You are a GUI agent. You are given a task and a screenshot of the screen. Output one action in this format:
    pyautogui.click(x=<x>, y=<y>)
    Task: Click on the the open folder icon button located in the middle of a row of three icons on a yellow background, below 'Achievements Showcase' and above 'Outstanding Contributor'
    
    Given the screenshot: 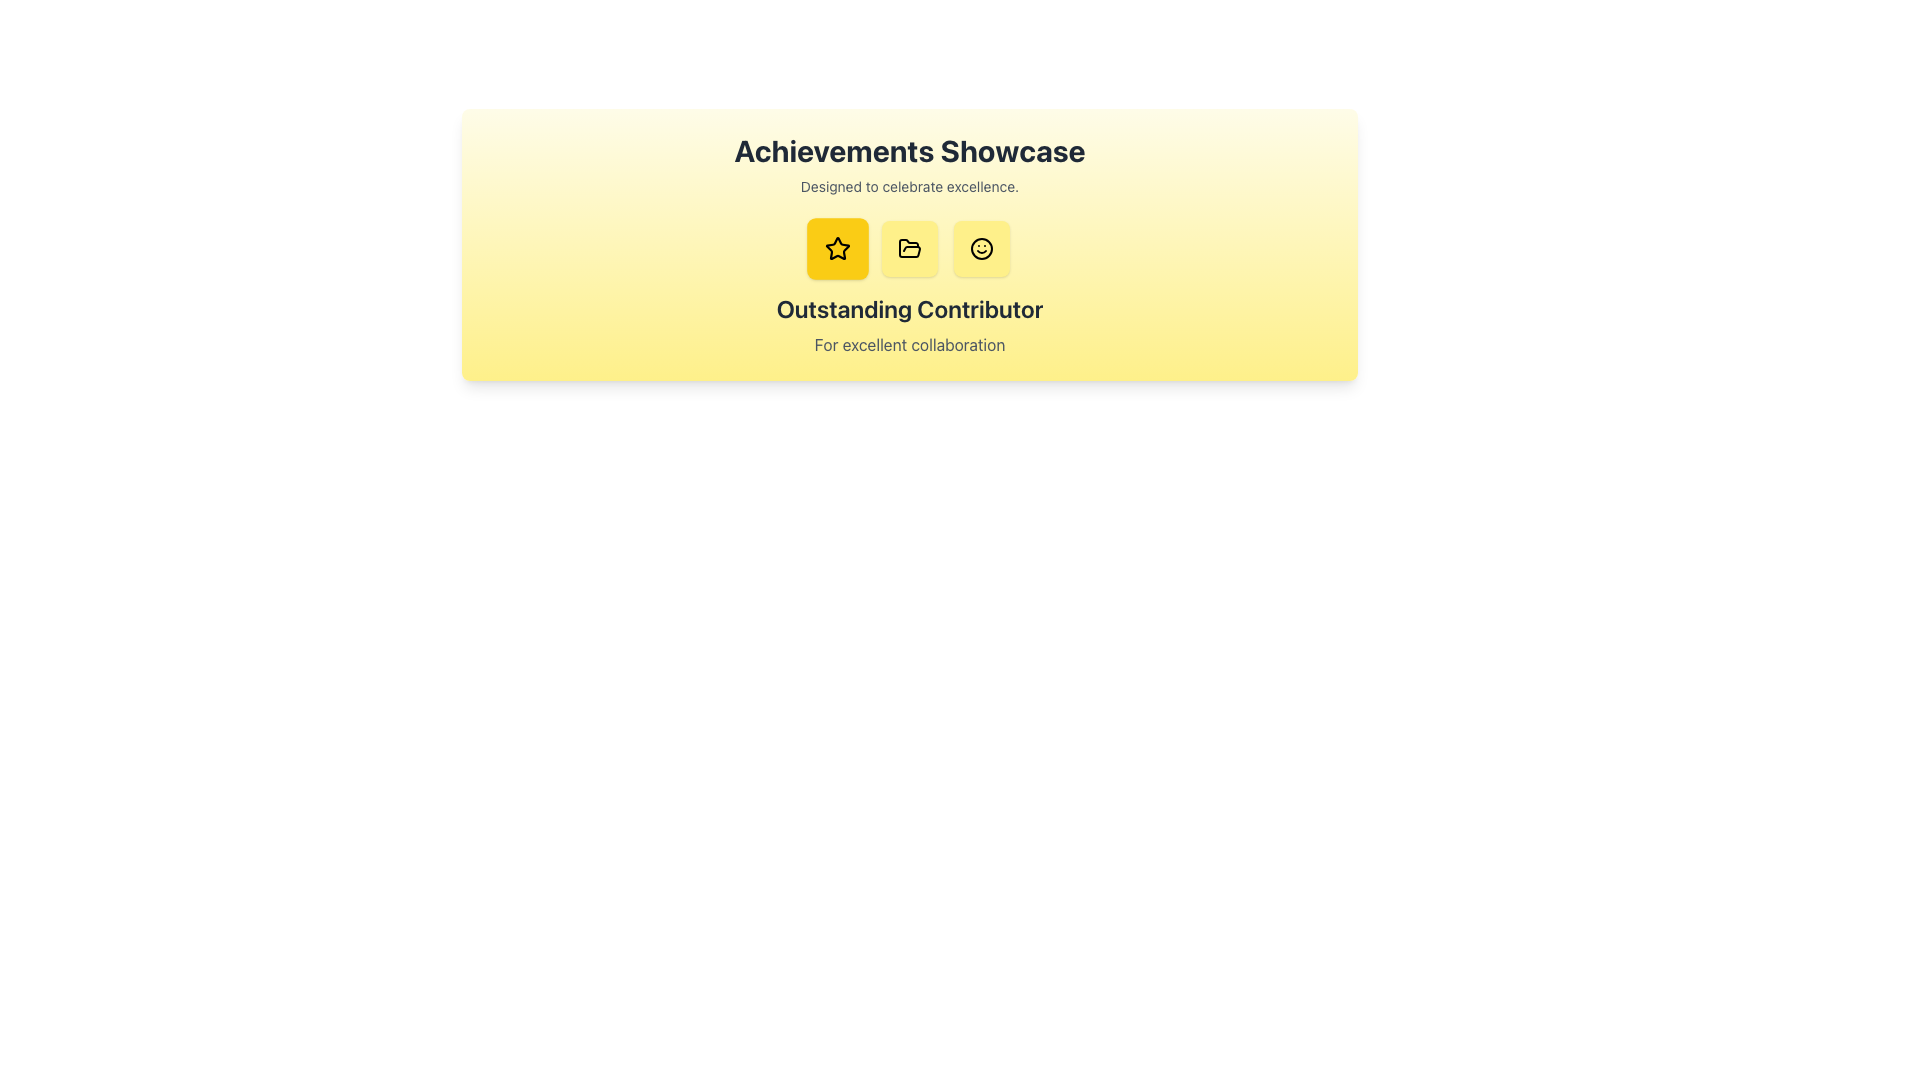 What is the action you would take?
    pyautogui.click(x=909, y=248)
    